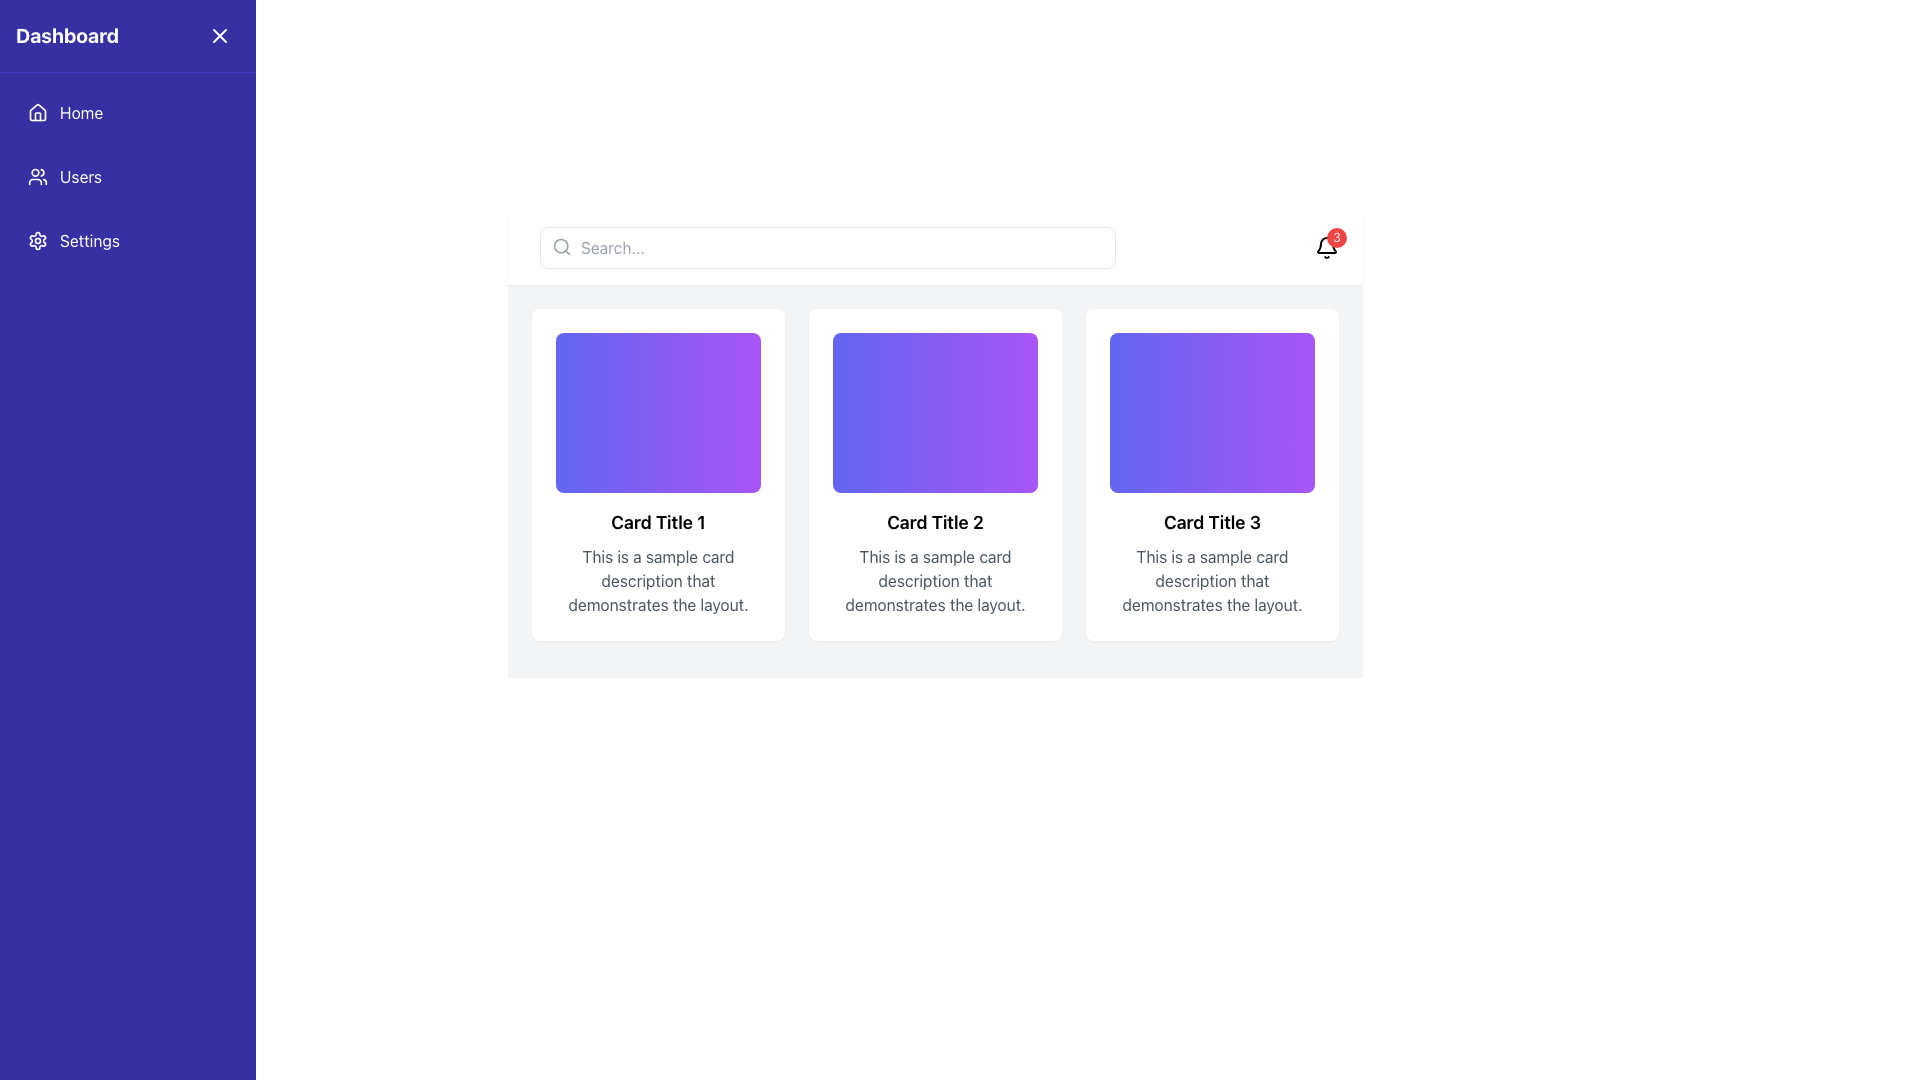 The image size is (1920, 1080). What do you see at coordinates (1337, 237) in the screenshot?
I see `the content of the notification badge, which is a red circular badge with the number '3' inside, located at the top-right corner of the bell icon` at bounding box center [1337, 237].